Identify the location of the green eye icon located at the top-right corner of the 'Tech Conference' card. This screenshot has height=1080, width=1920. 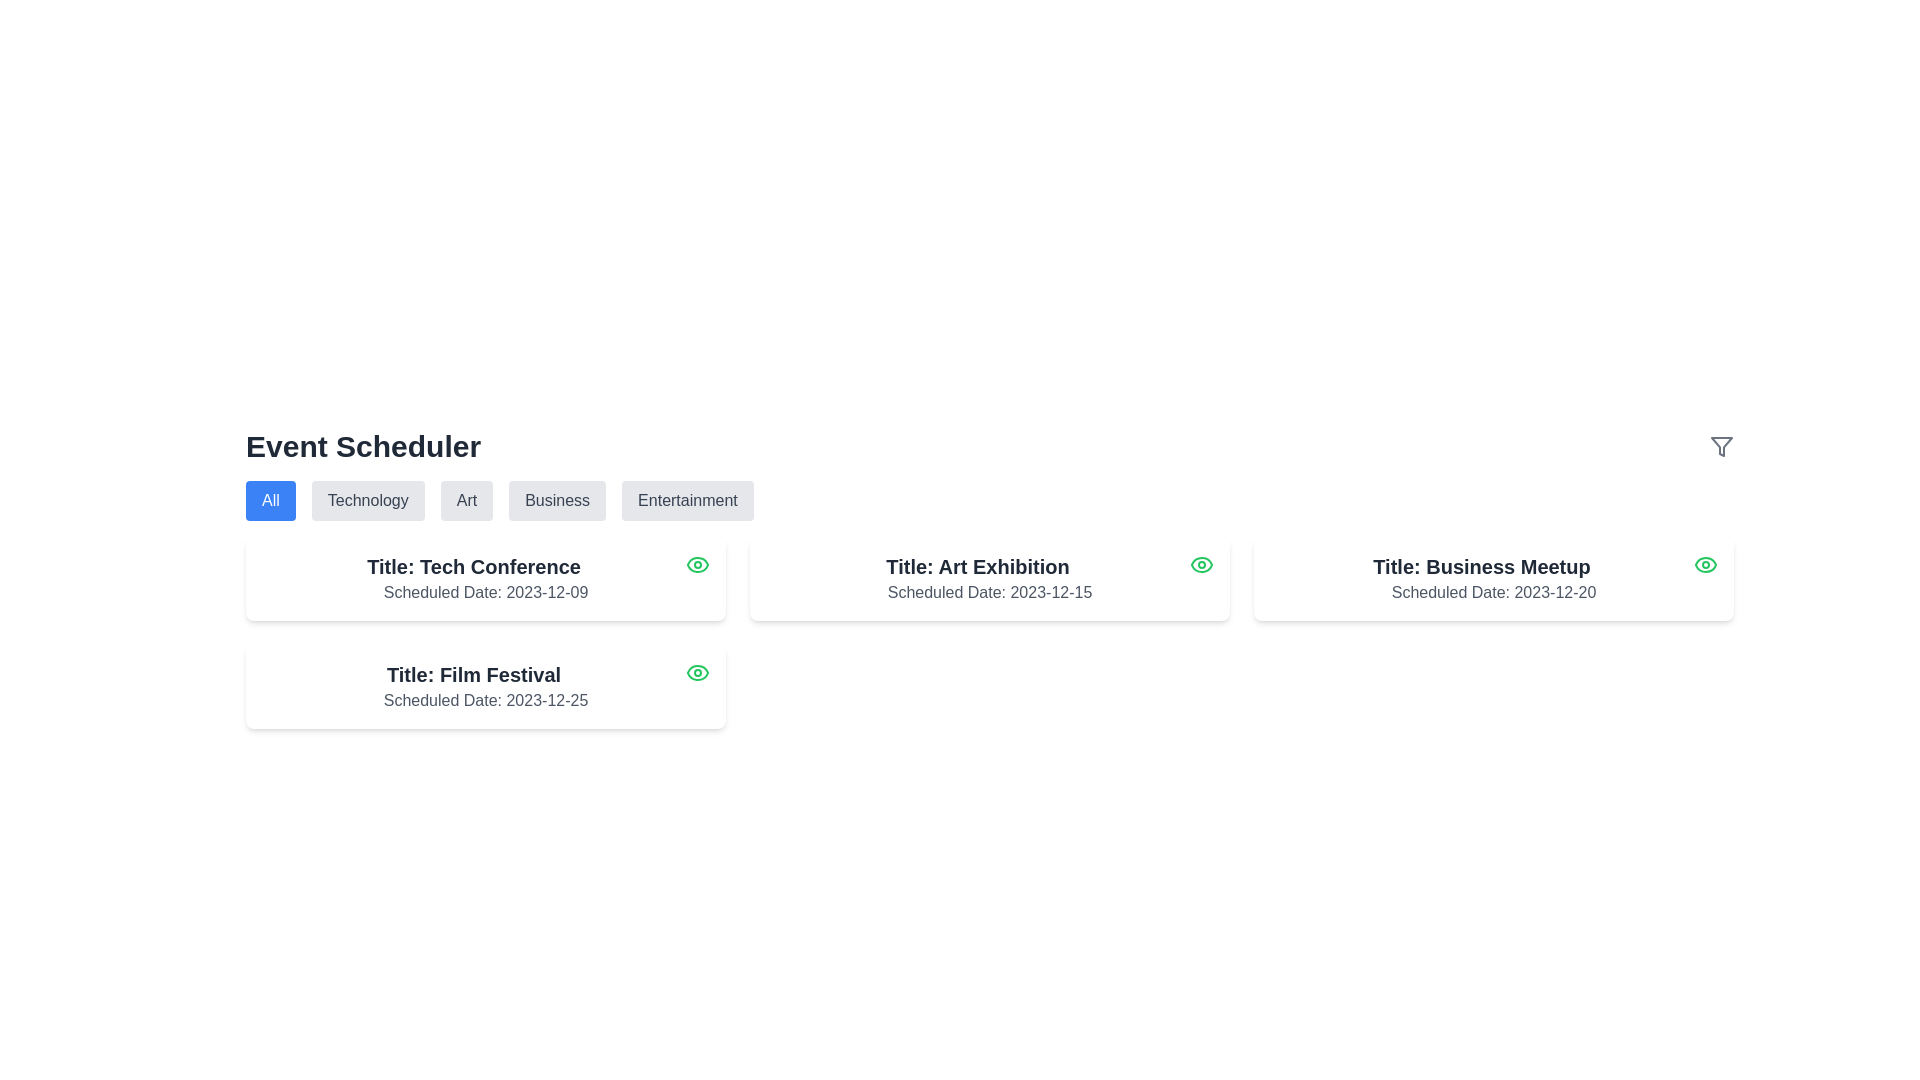
(697, 564).